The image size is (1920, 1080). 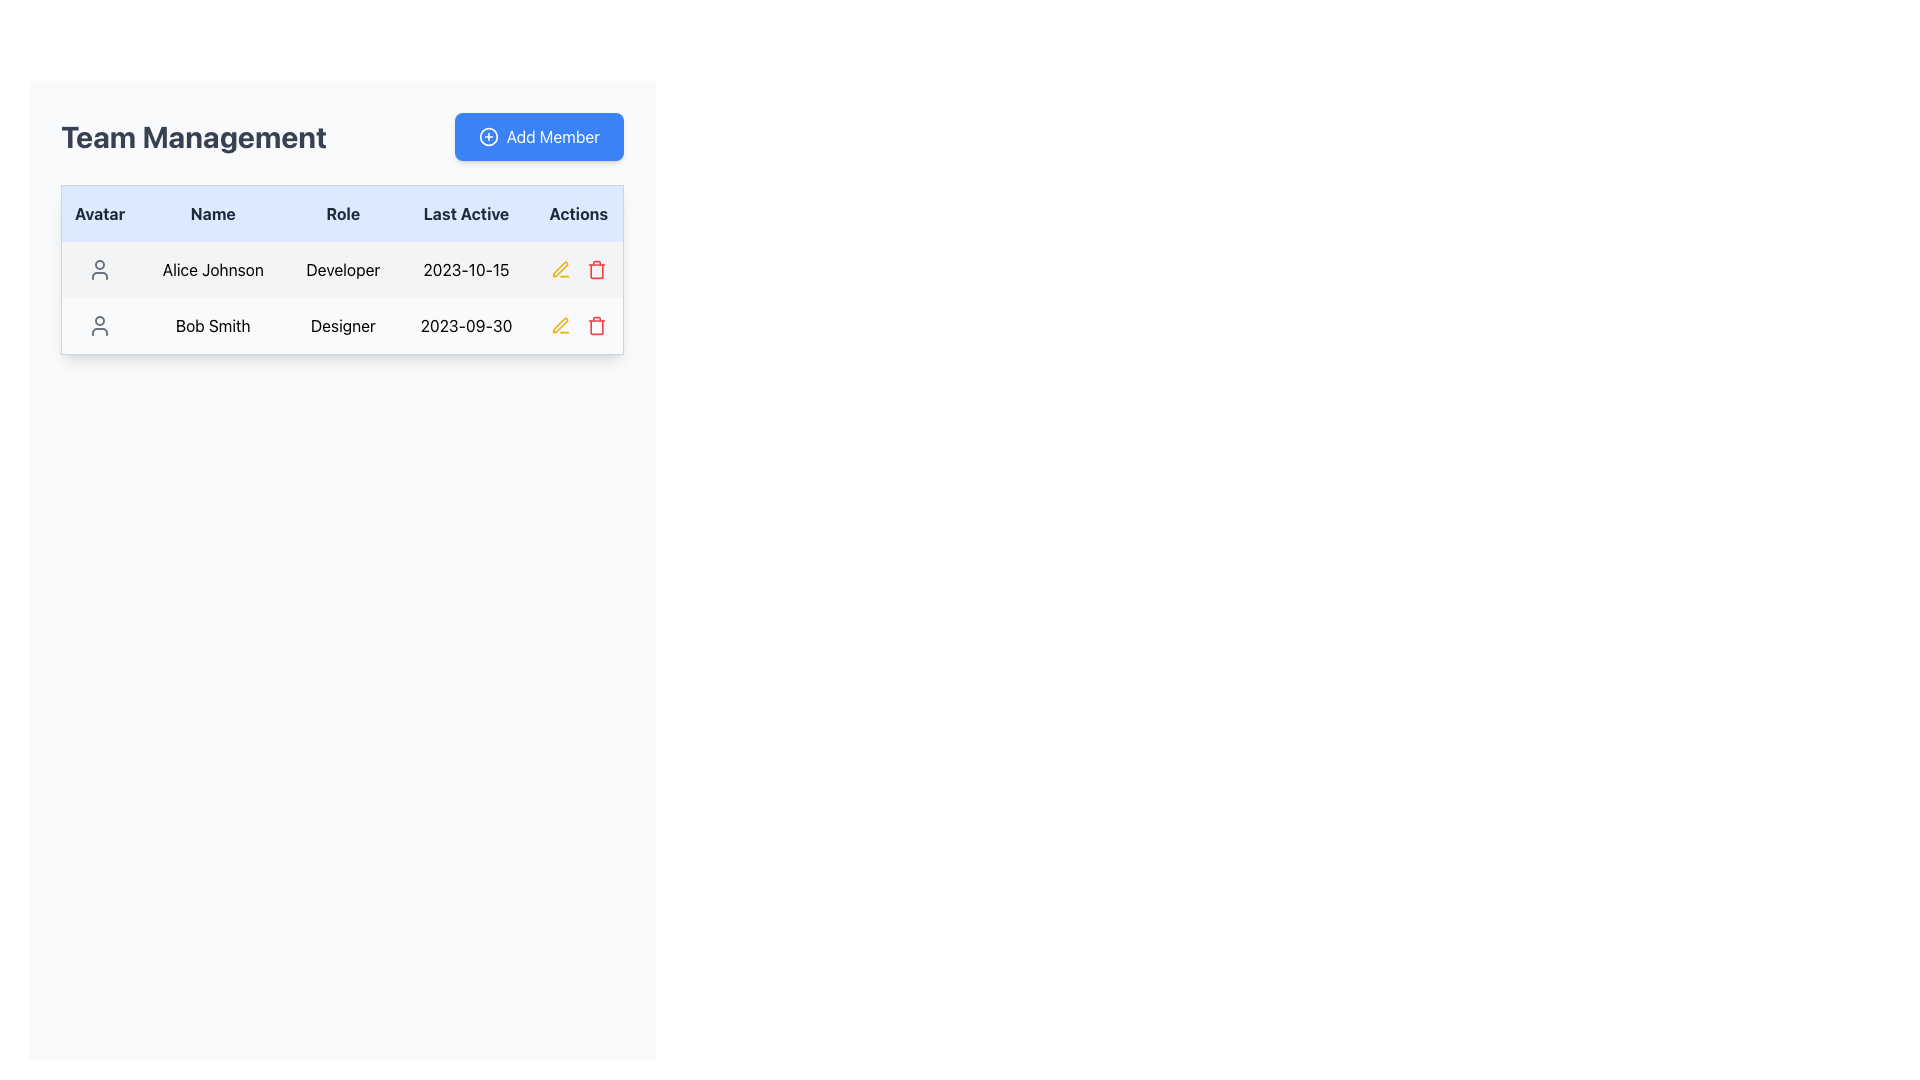 What do you see at coordinates (488, 136) in the screenshot?
I see `the circular icon with a plus sign inside` at bounding box center [488, 136].